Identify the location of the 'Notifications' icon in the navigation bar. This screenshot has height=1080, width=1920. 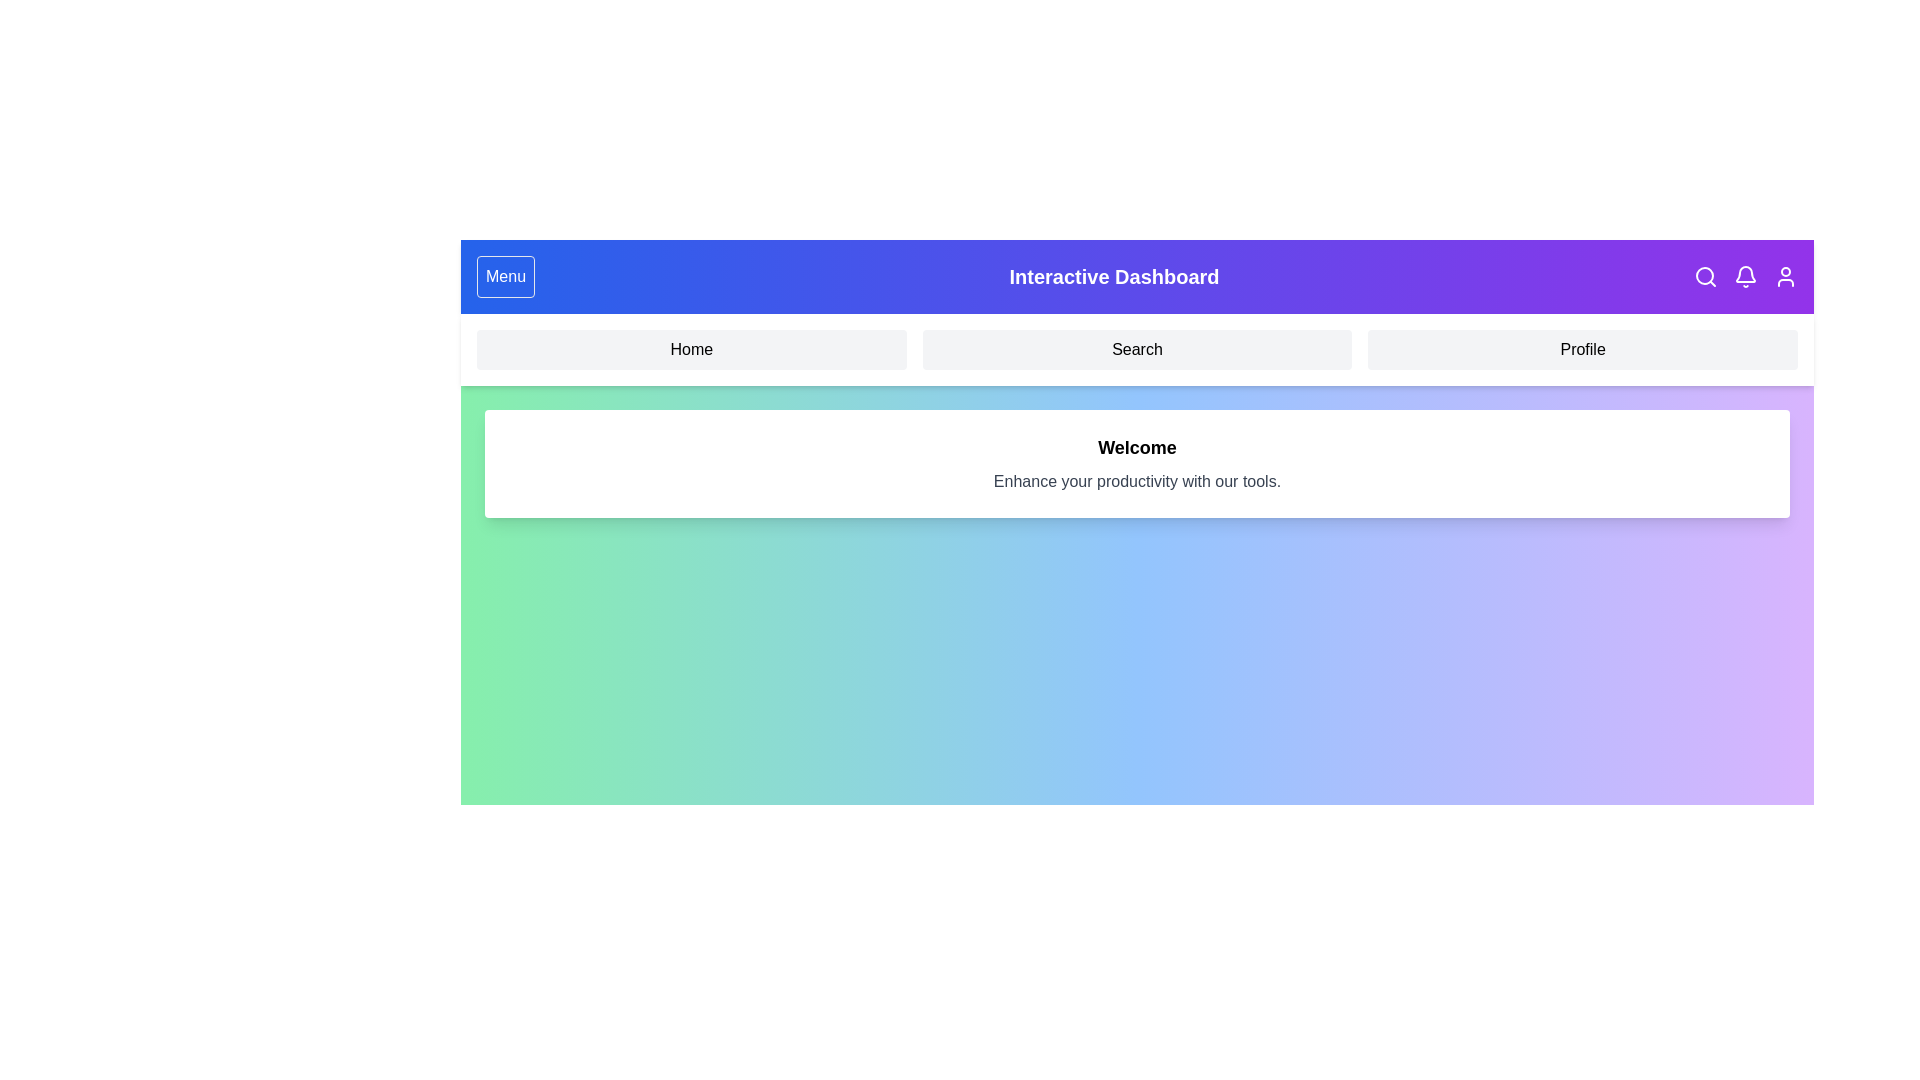
(1745, 277).